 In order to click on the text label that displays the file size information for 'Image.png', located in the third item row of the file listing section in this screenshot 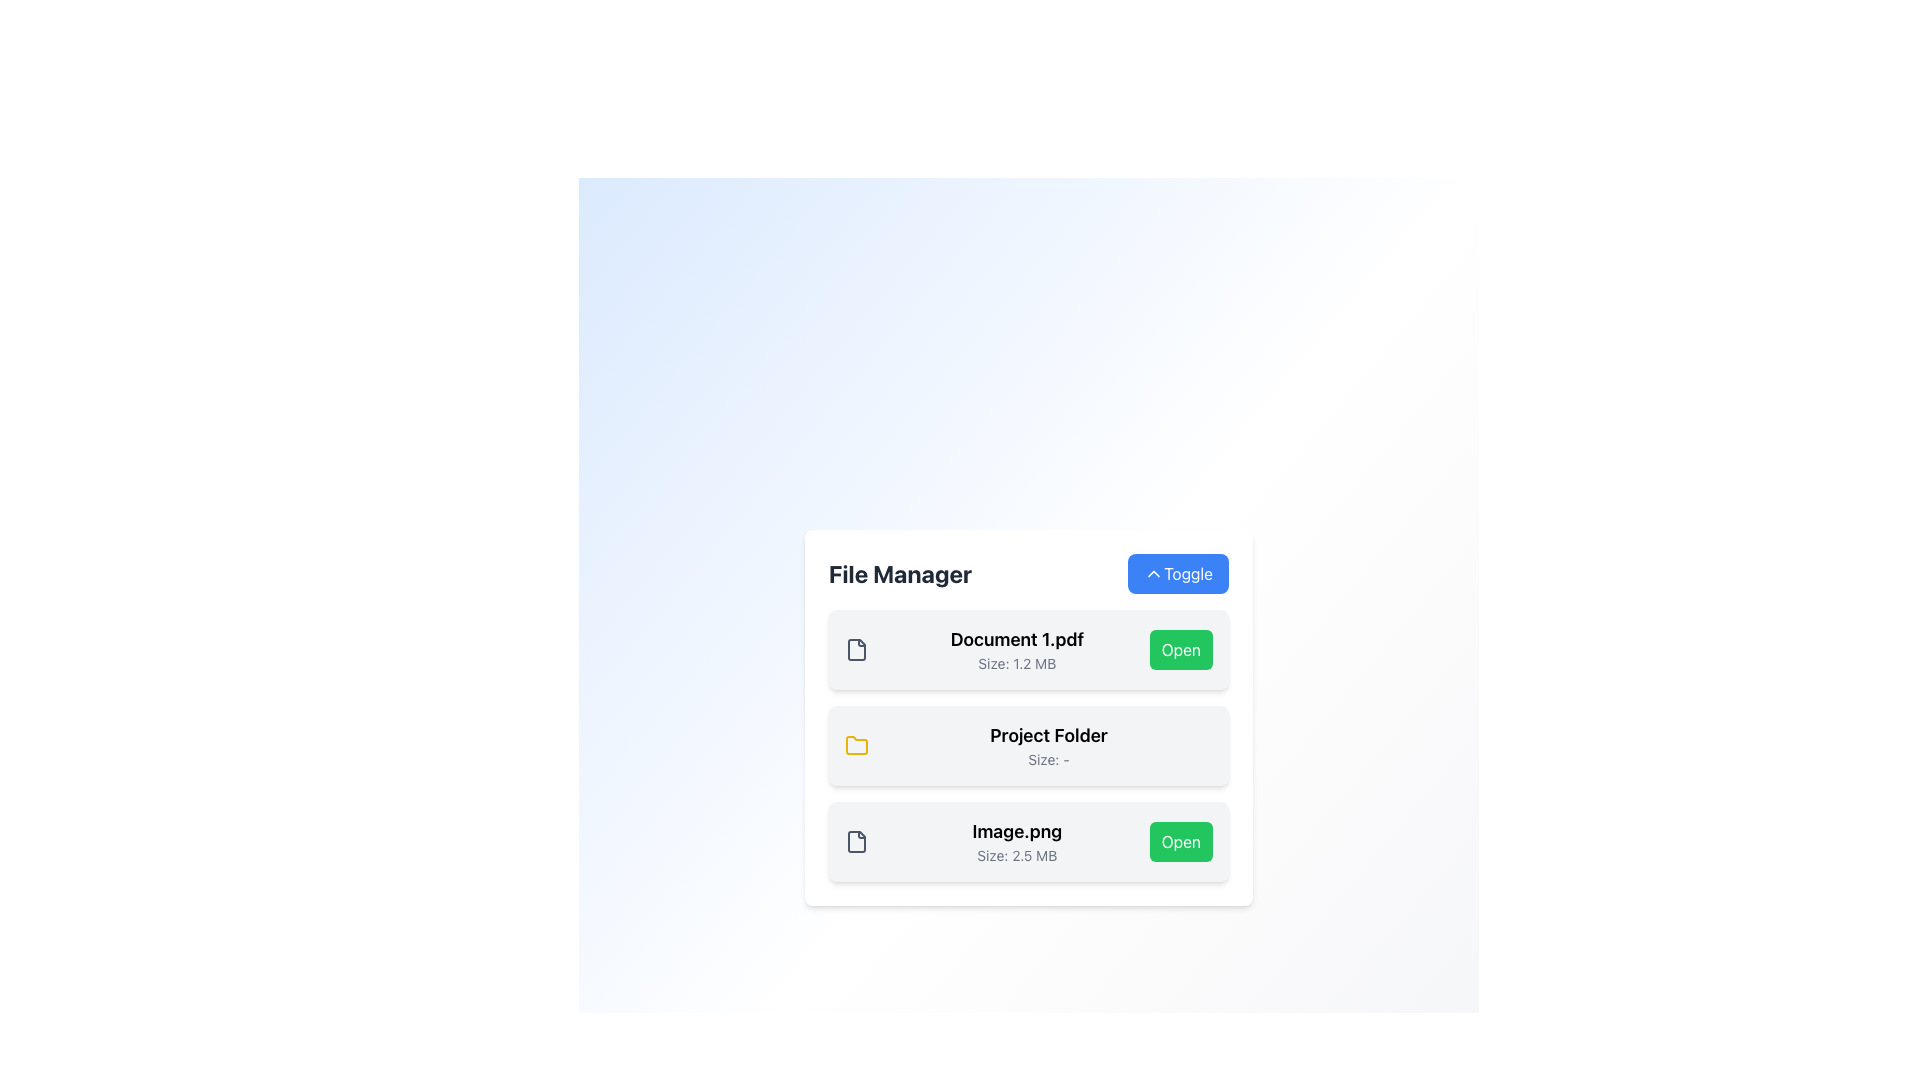, I will do `click(1017, 855)`.